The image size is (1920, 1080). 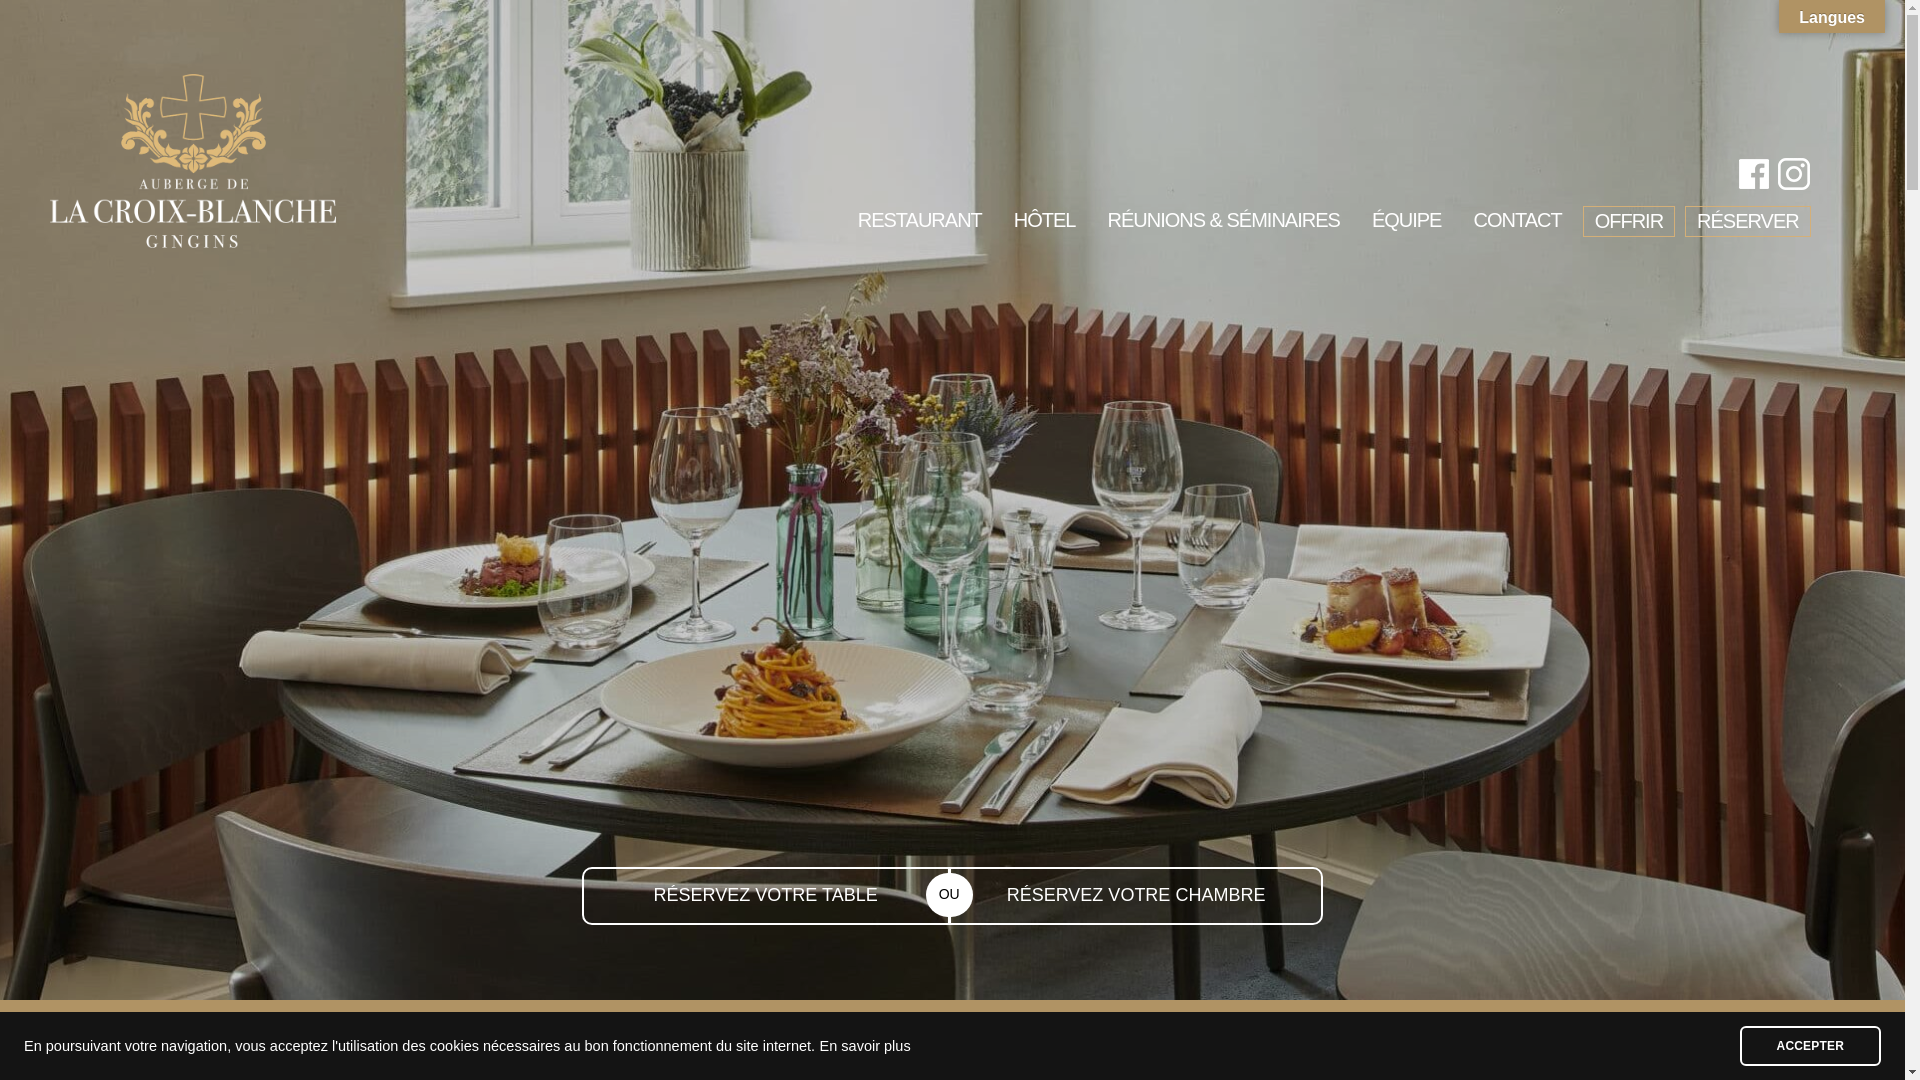 What do you see at coordinates (1516, 224) in the screenshot?
I see `'CONTACT'` at bounding box center [1516, 224].